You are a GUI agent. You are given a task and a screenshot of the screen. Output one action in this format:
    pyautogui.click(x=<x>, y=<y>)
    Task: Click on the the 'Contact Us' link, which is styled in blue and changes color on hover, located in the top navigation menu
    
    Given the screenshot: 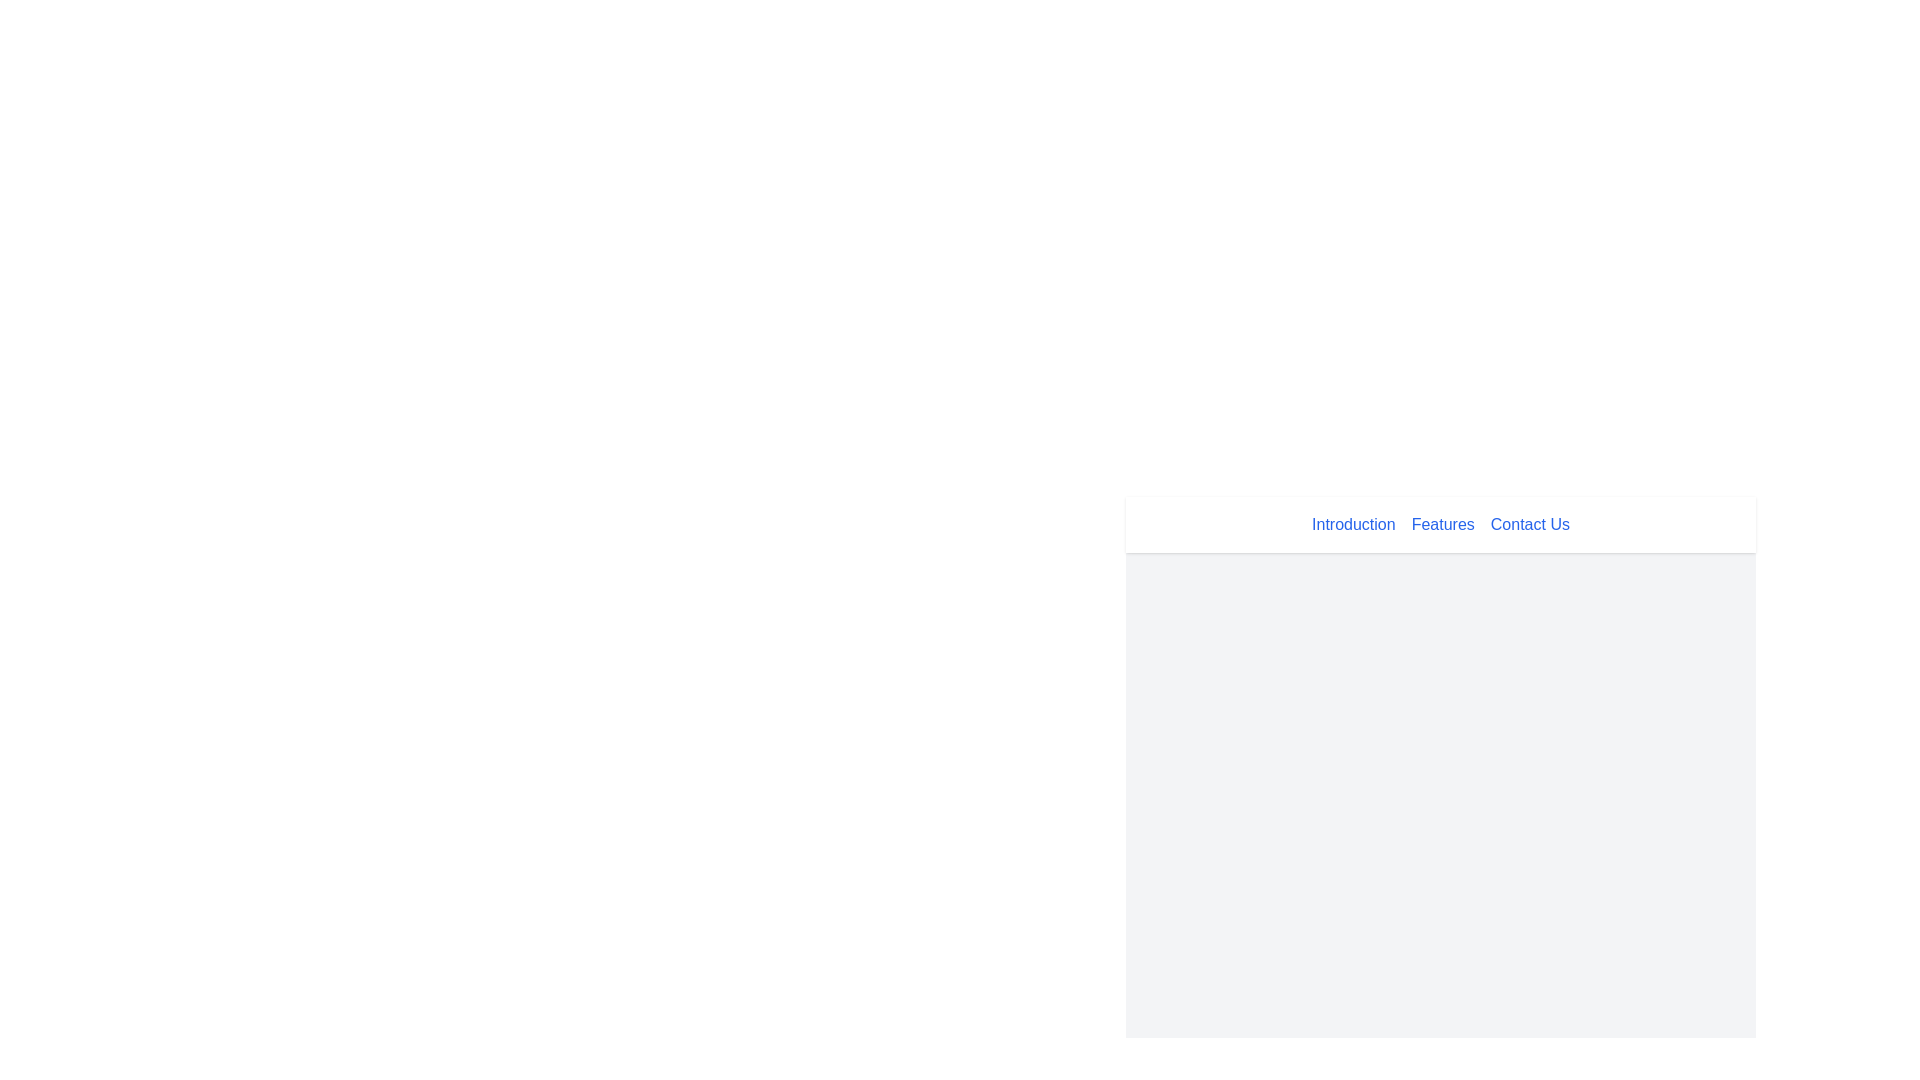 What is the action you would take?
    pyautogui.click(x=1529, y=523)
    